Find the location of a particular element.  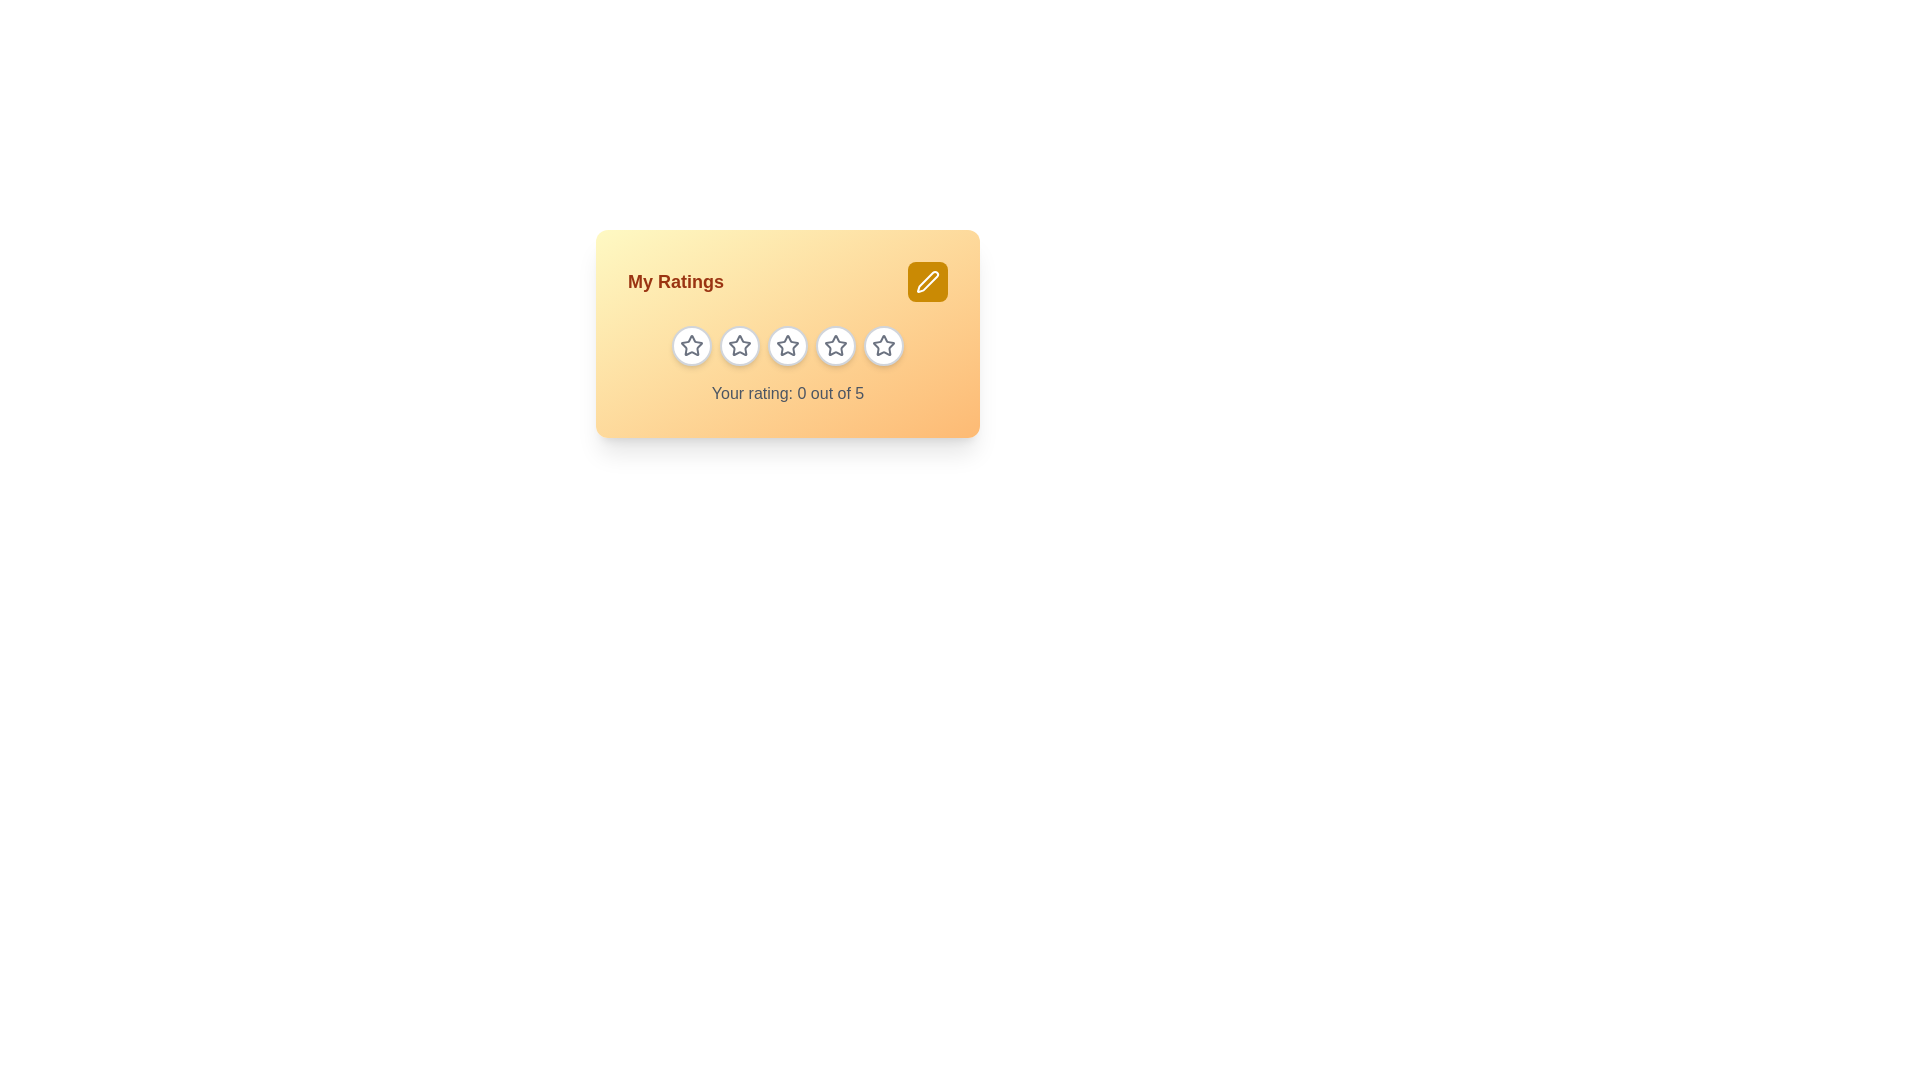

the fourth star icon in the rating component under the 'My Ratings' card is located at coordinates (835, 345).